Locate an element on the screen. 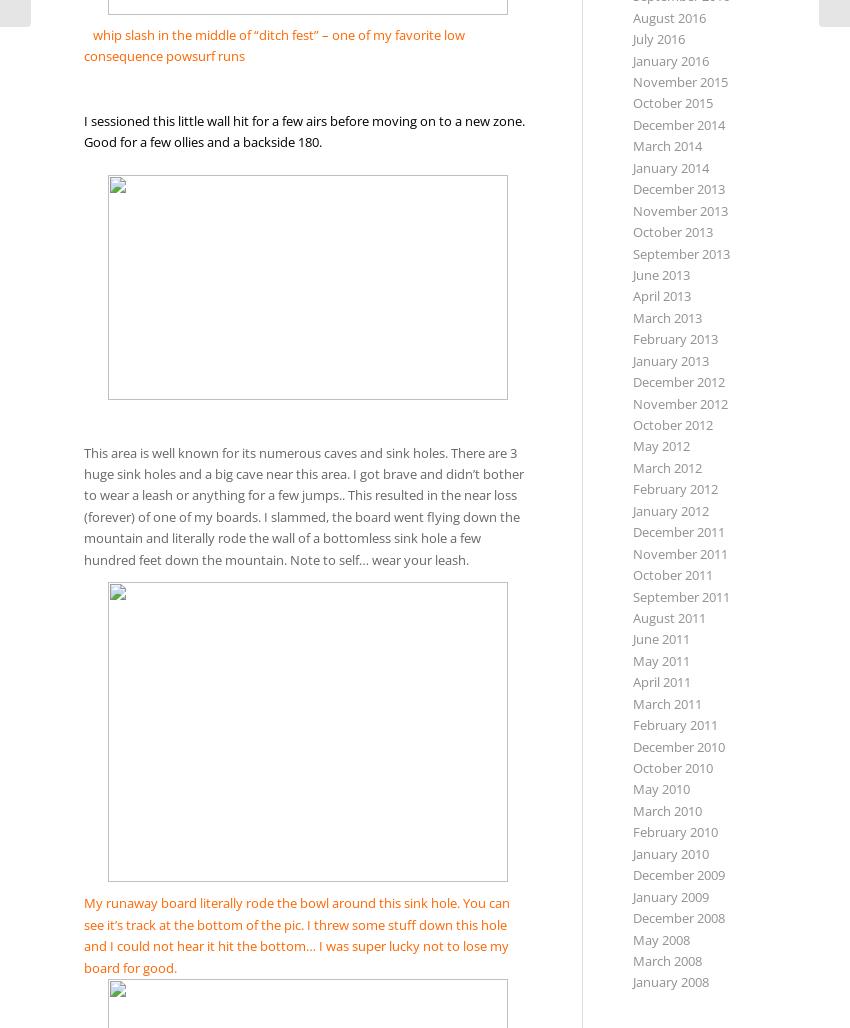  'November 2012' is located at coordinates (679, 402).